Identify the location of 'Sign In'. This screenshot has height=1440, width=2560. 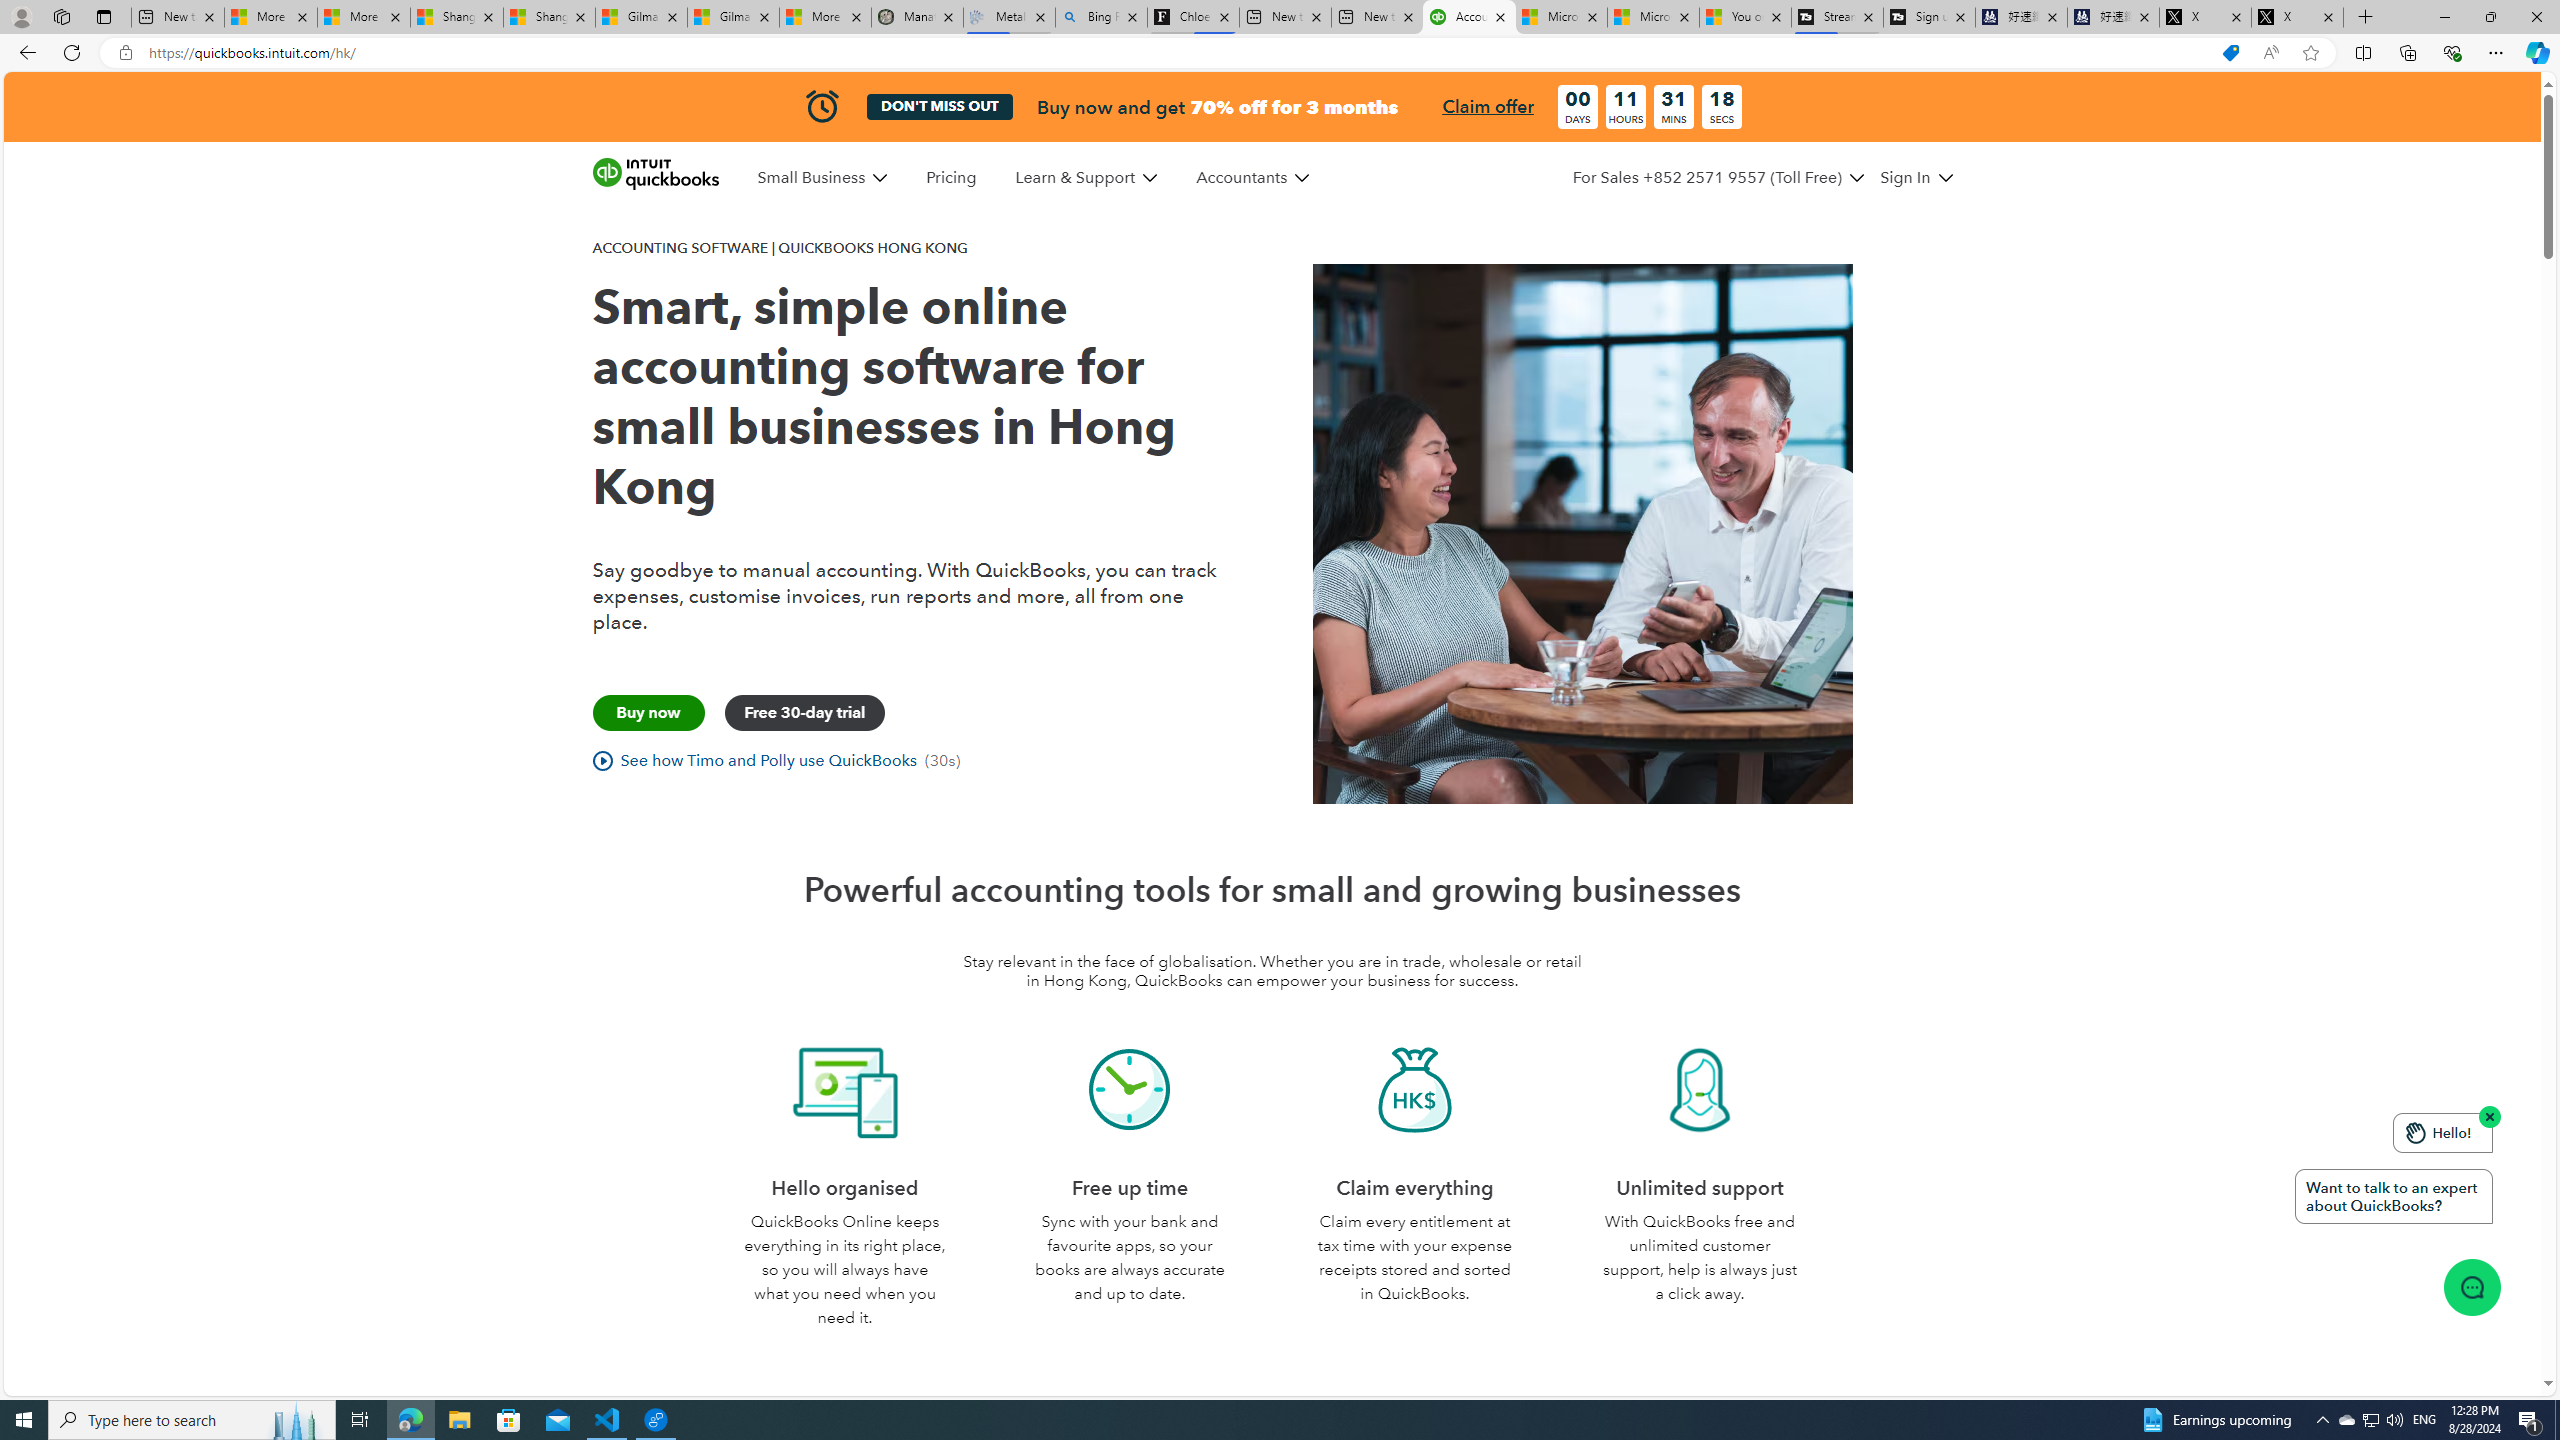
(1903, 177).